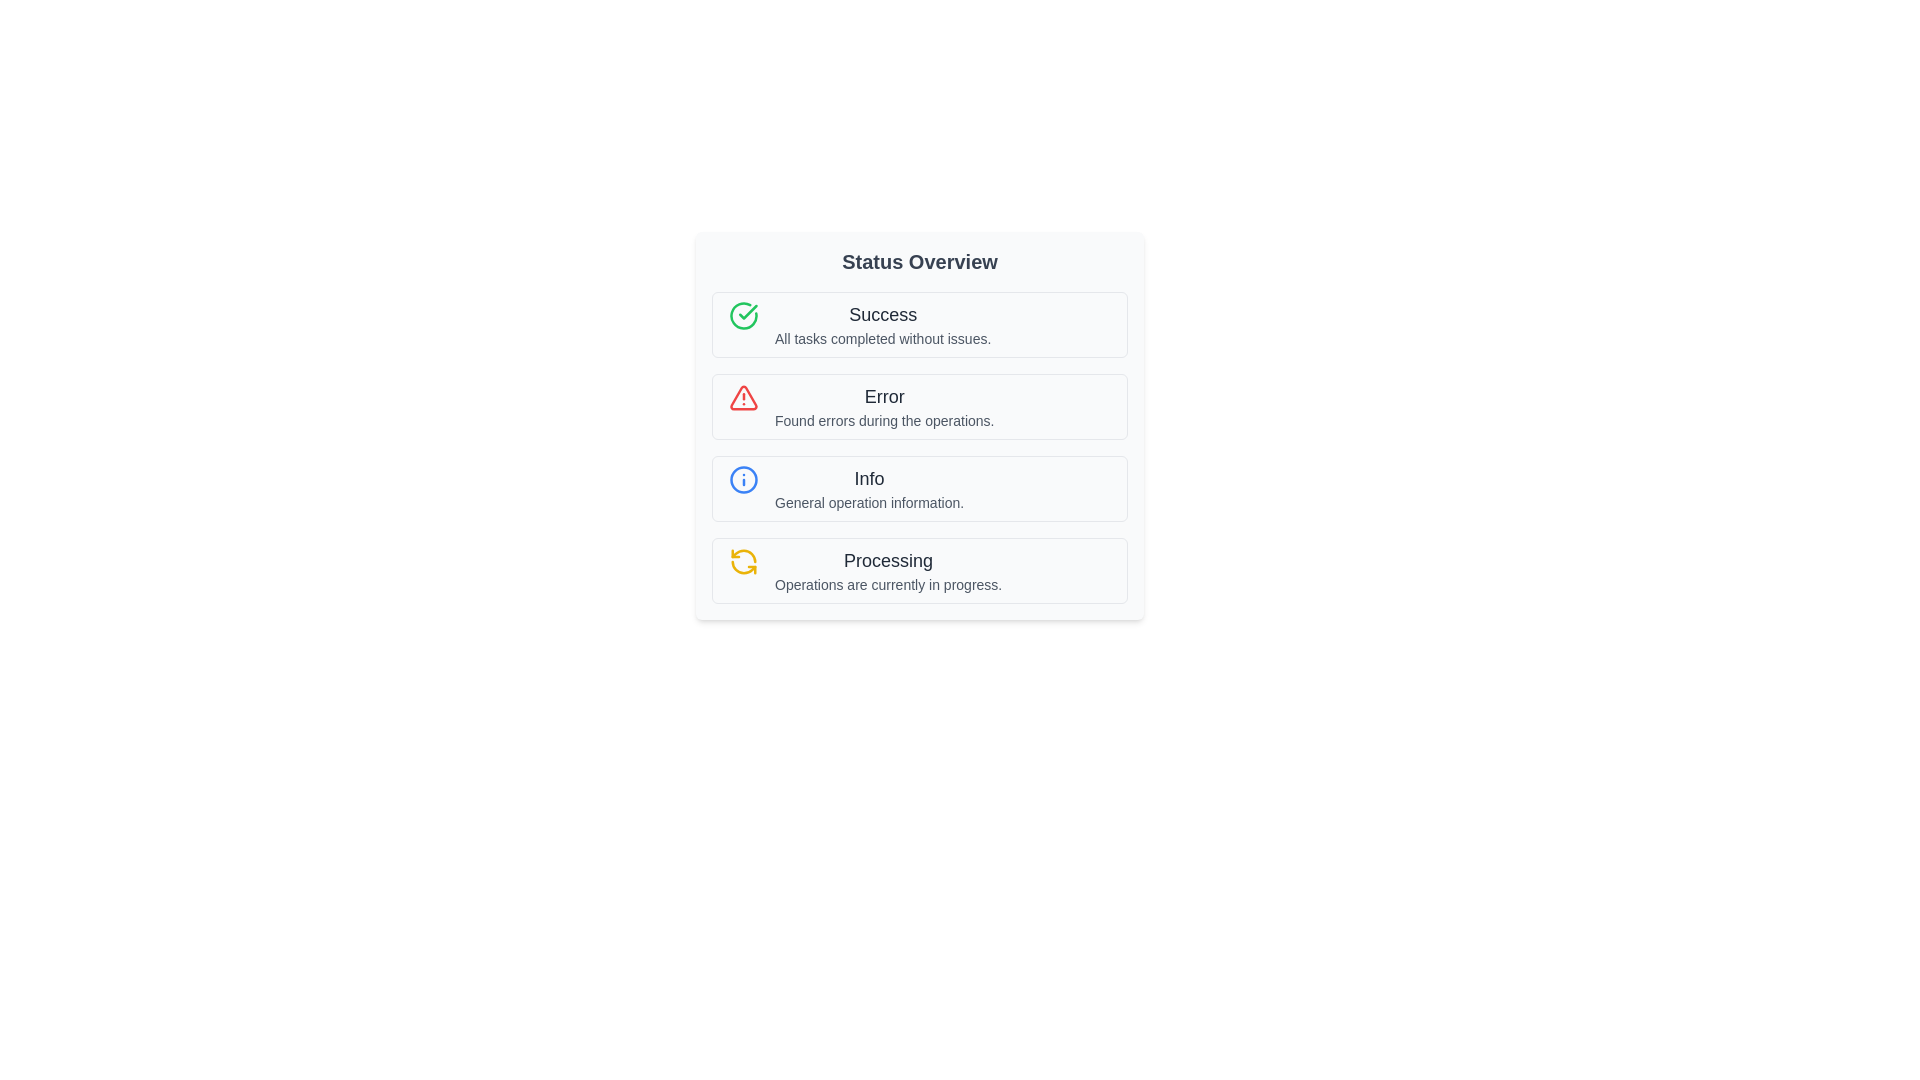 The width and height of the screenshot is (1920, 1080). I want to click on the blue stroke circular SVG element in the 'Info' section of the 'Status Overview' panel, so click(743, 479).